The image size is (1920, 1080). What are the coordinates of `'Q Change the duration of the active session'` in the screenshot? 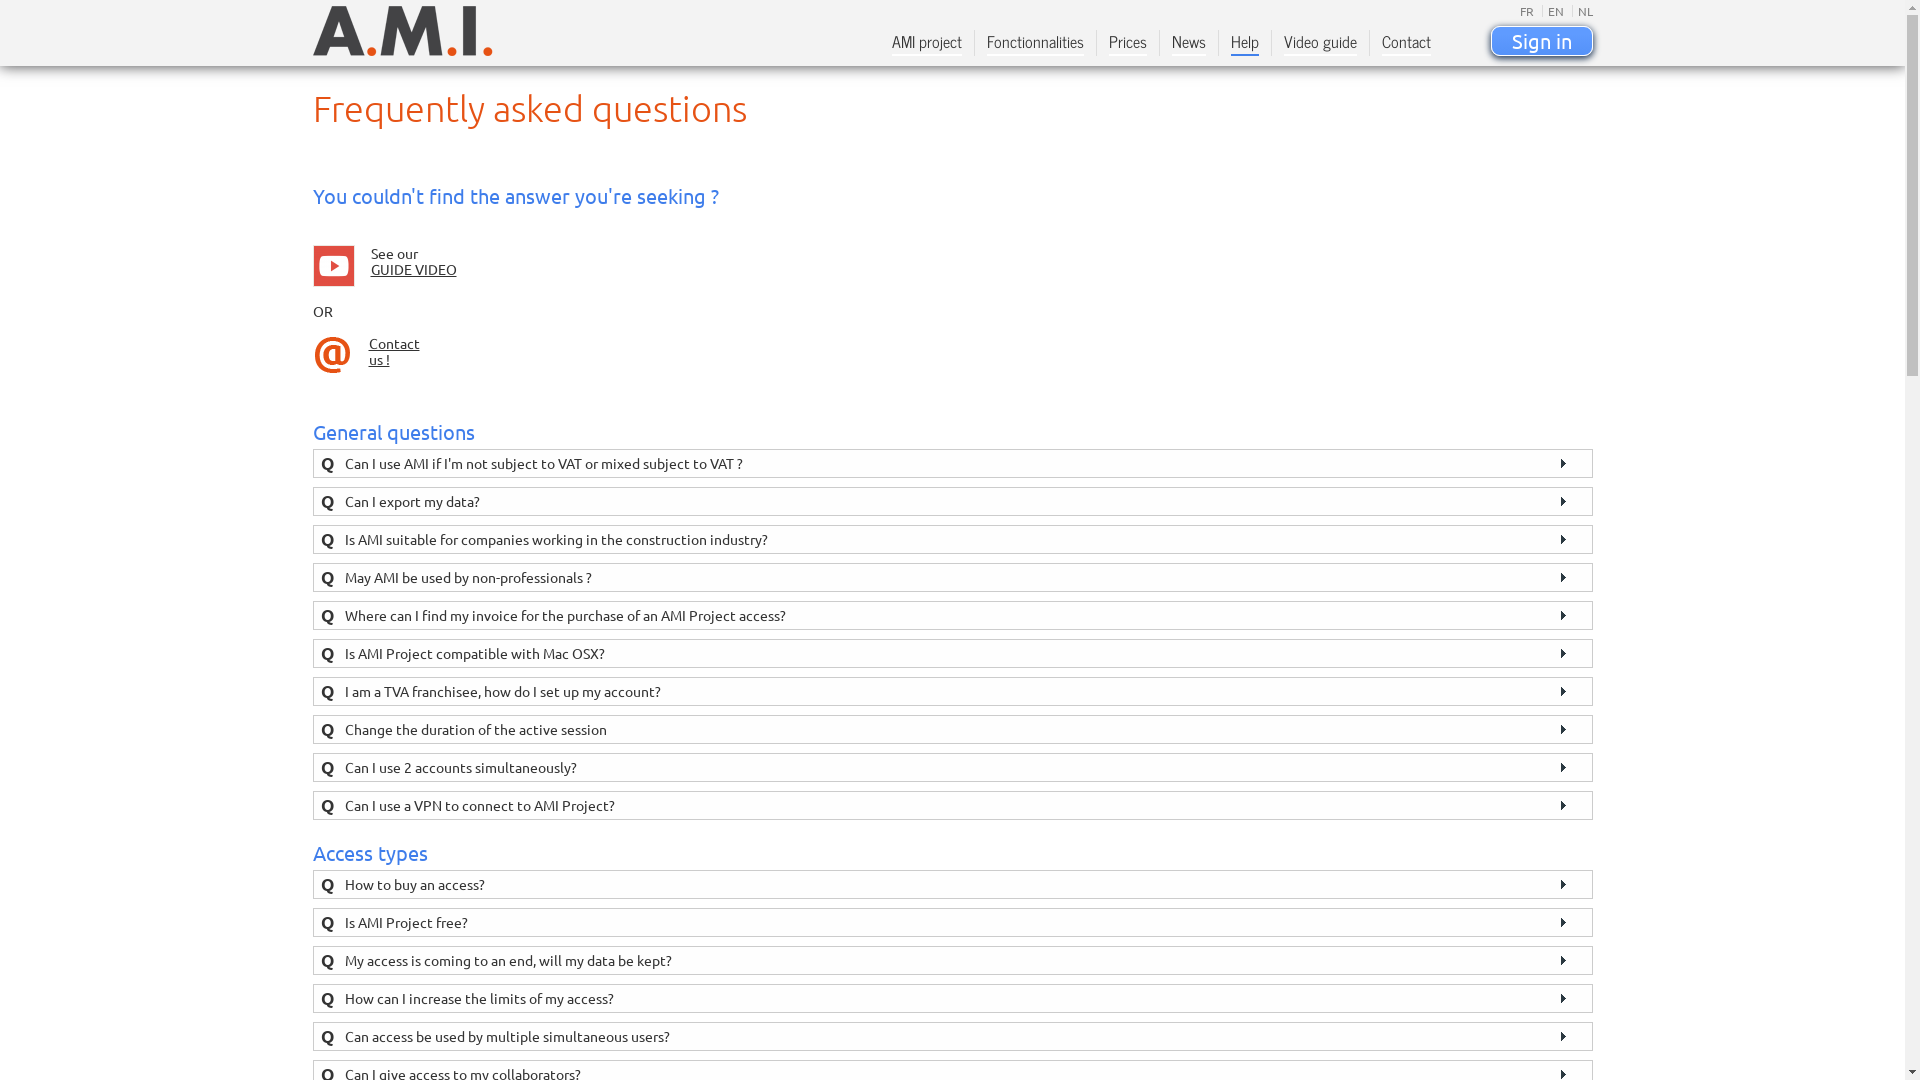 It's located at (311, 729).